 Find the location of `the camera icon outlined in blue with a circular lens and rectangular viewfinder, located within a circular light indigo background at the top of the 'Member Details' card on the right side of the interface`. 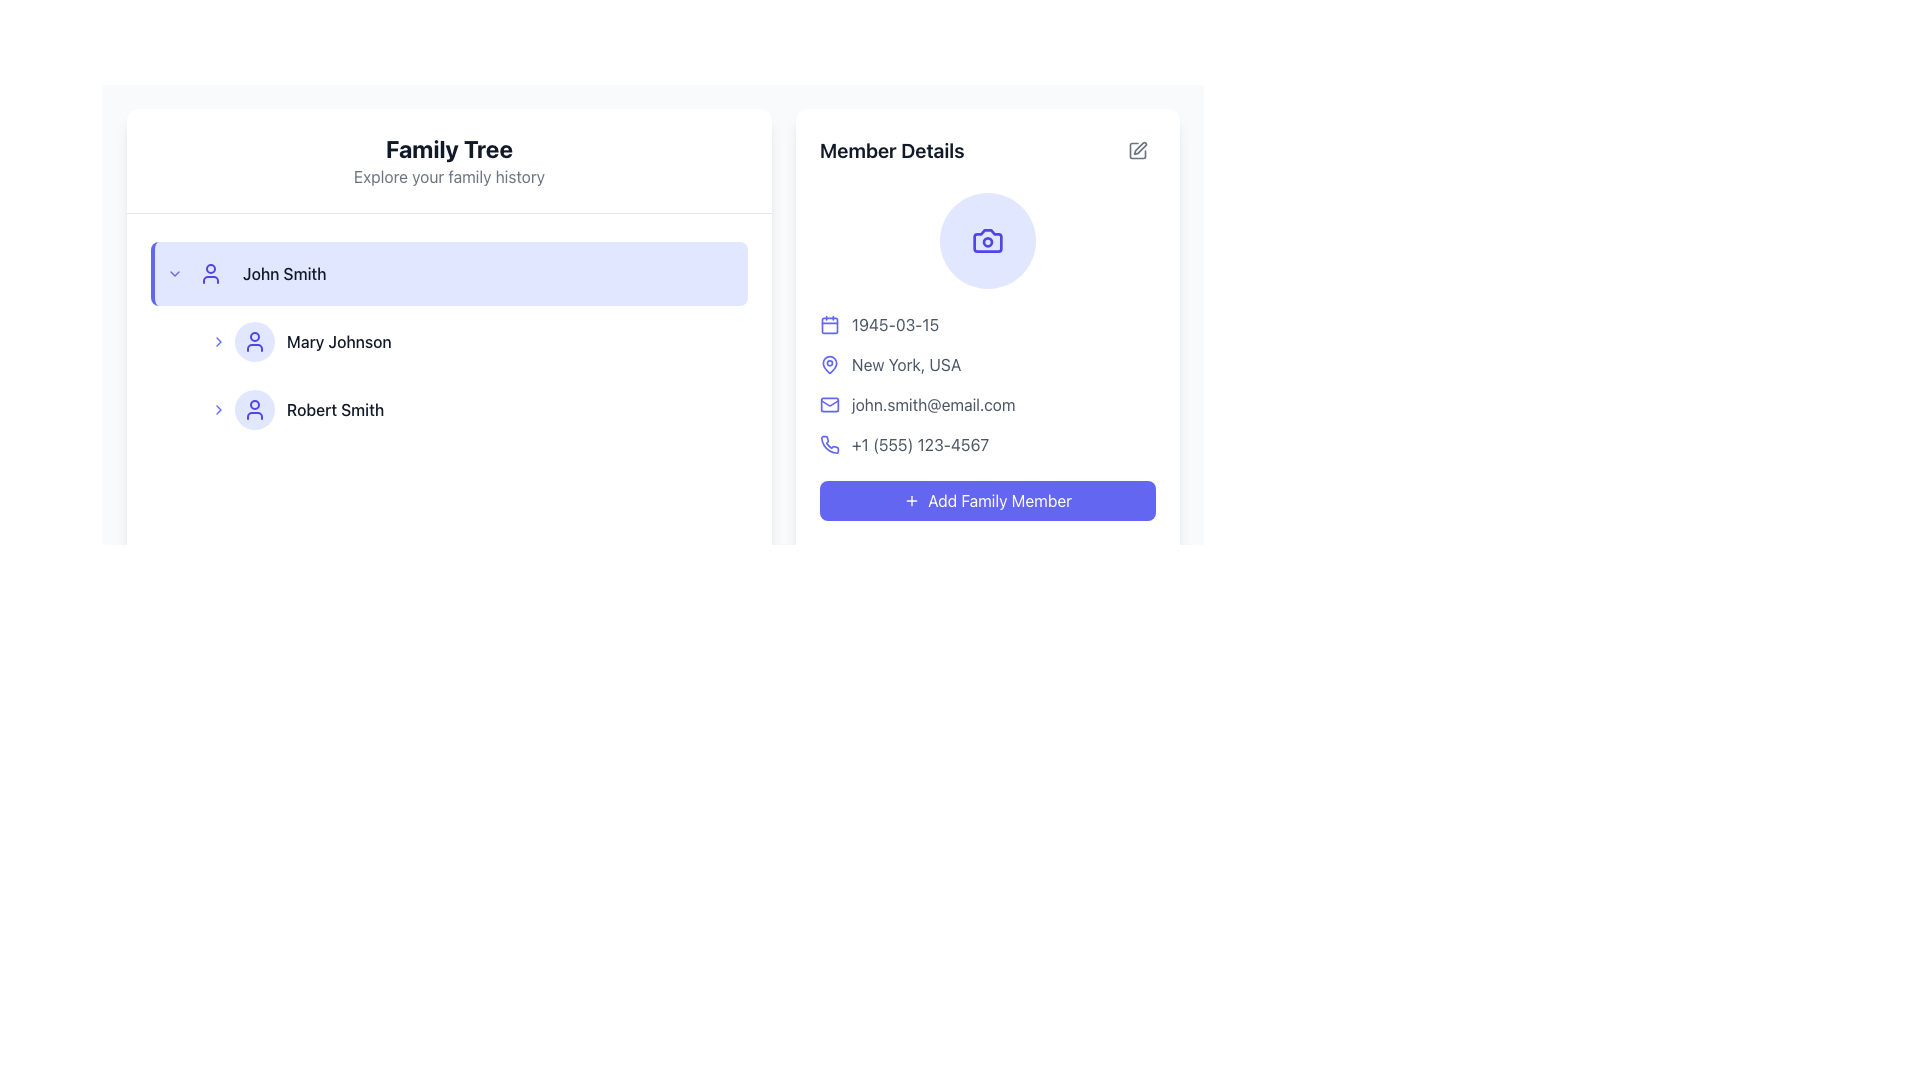

the camera icon outlined in blue with a circular lens and rectangular viewfinder, located within a circular light indigo background at the top of the 'Member Details' card on the right side of the interface is located at coordinates (988, 239).